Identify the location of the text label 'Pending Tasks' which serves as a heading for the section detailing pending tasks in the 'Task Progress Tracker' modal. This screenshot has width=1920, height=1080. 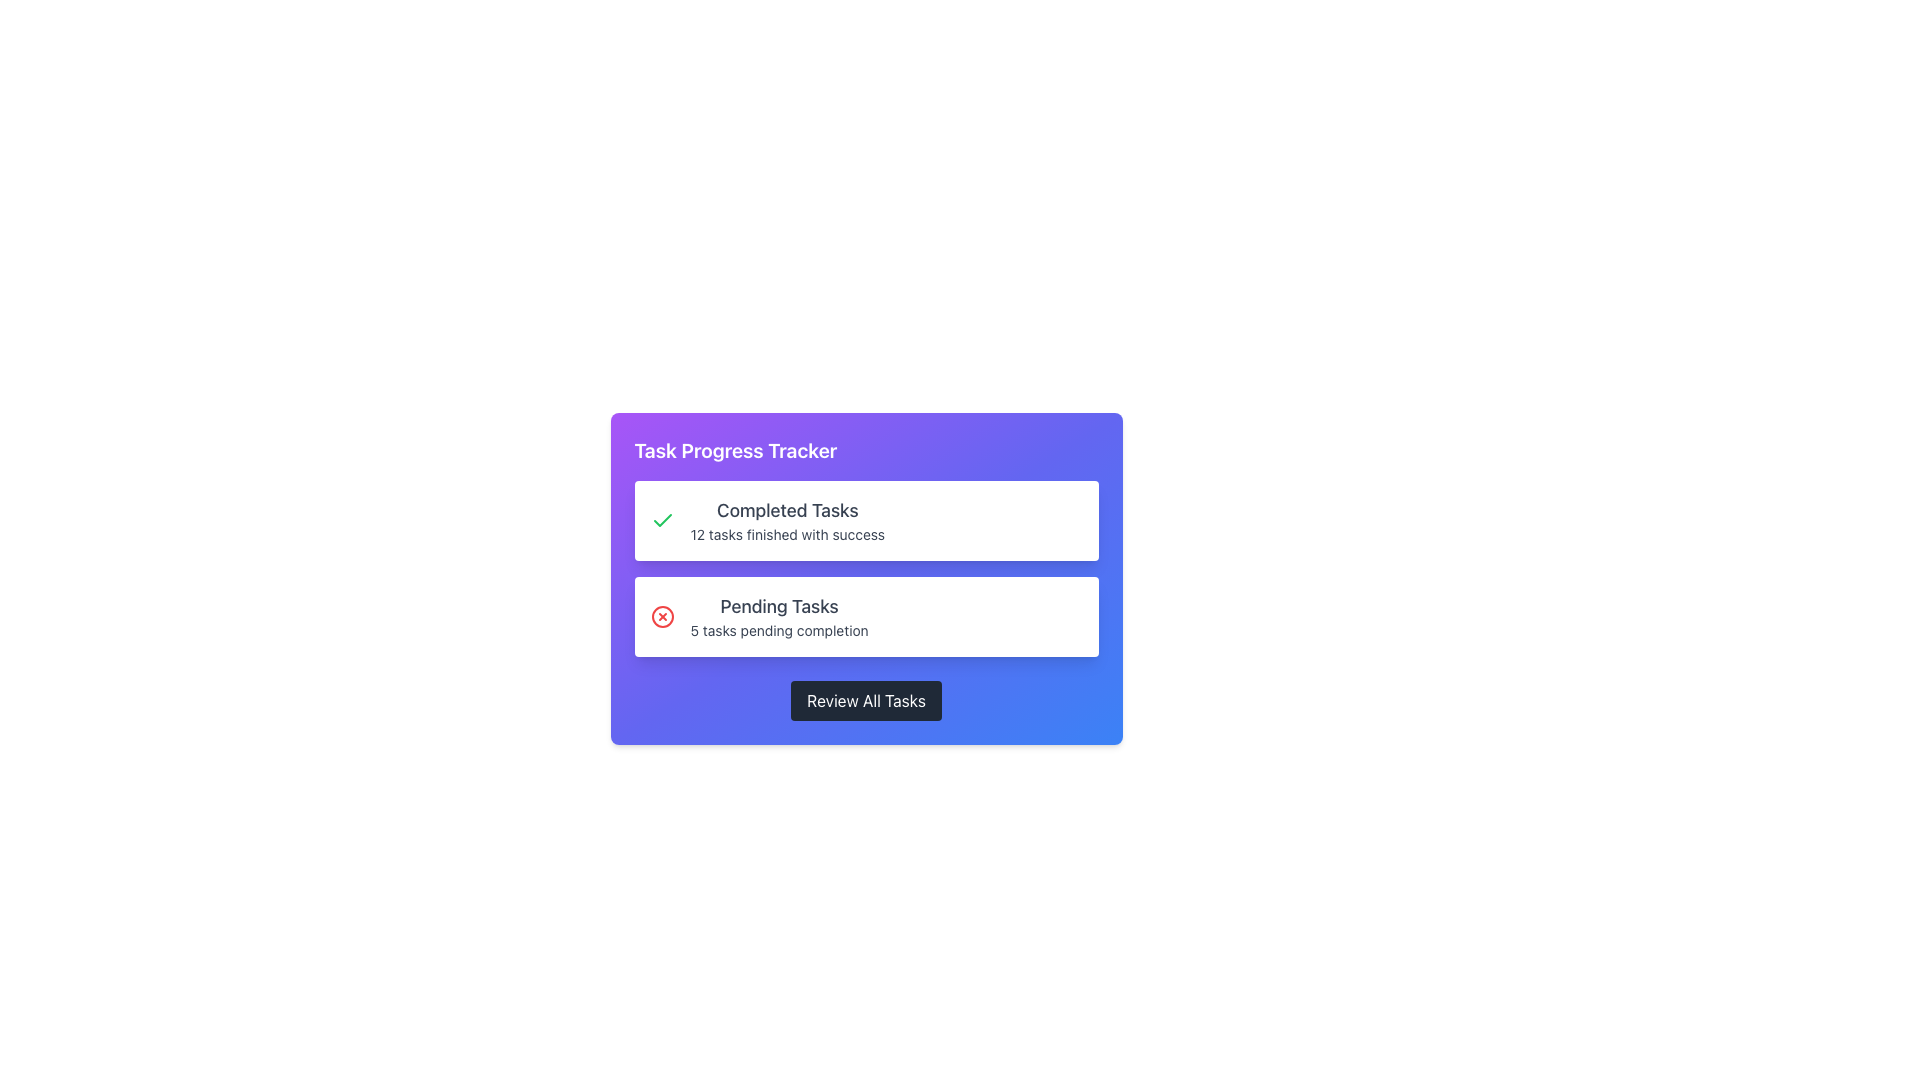
(778, 605).